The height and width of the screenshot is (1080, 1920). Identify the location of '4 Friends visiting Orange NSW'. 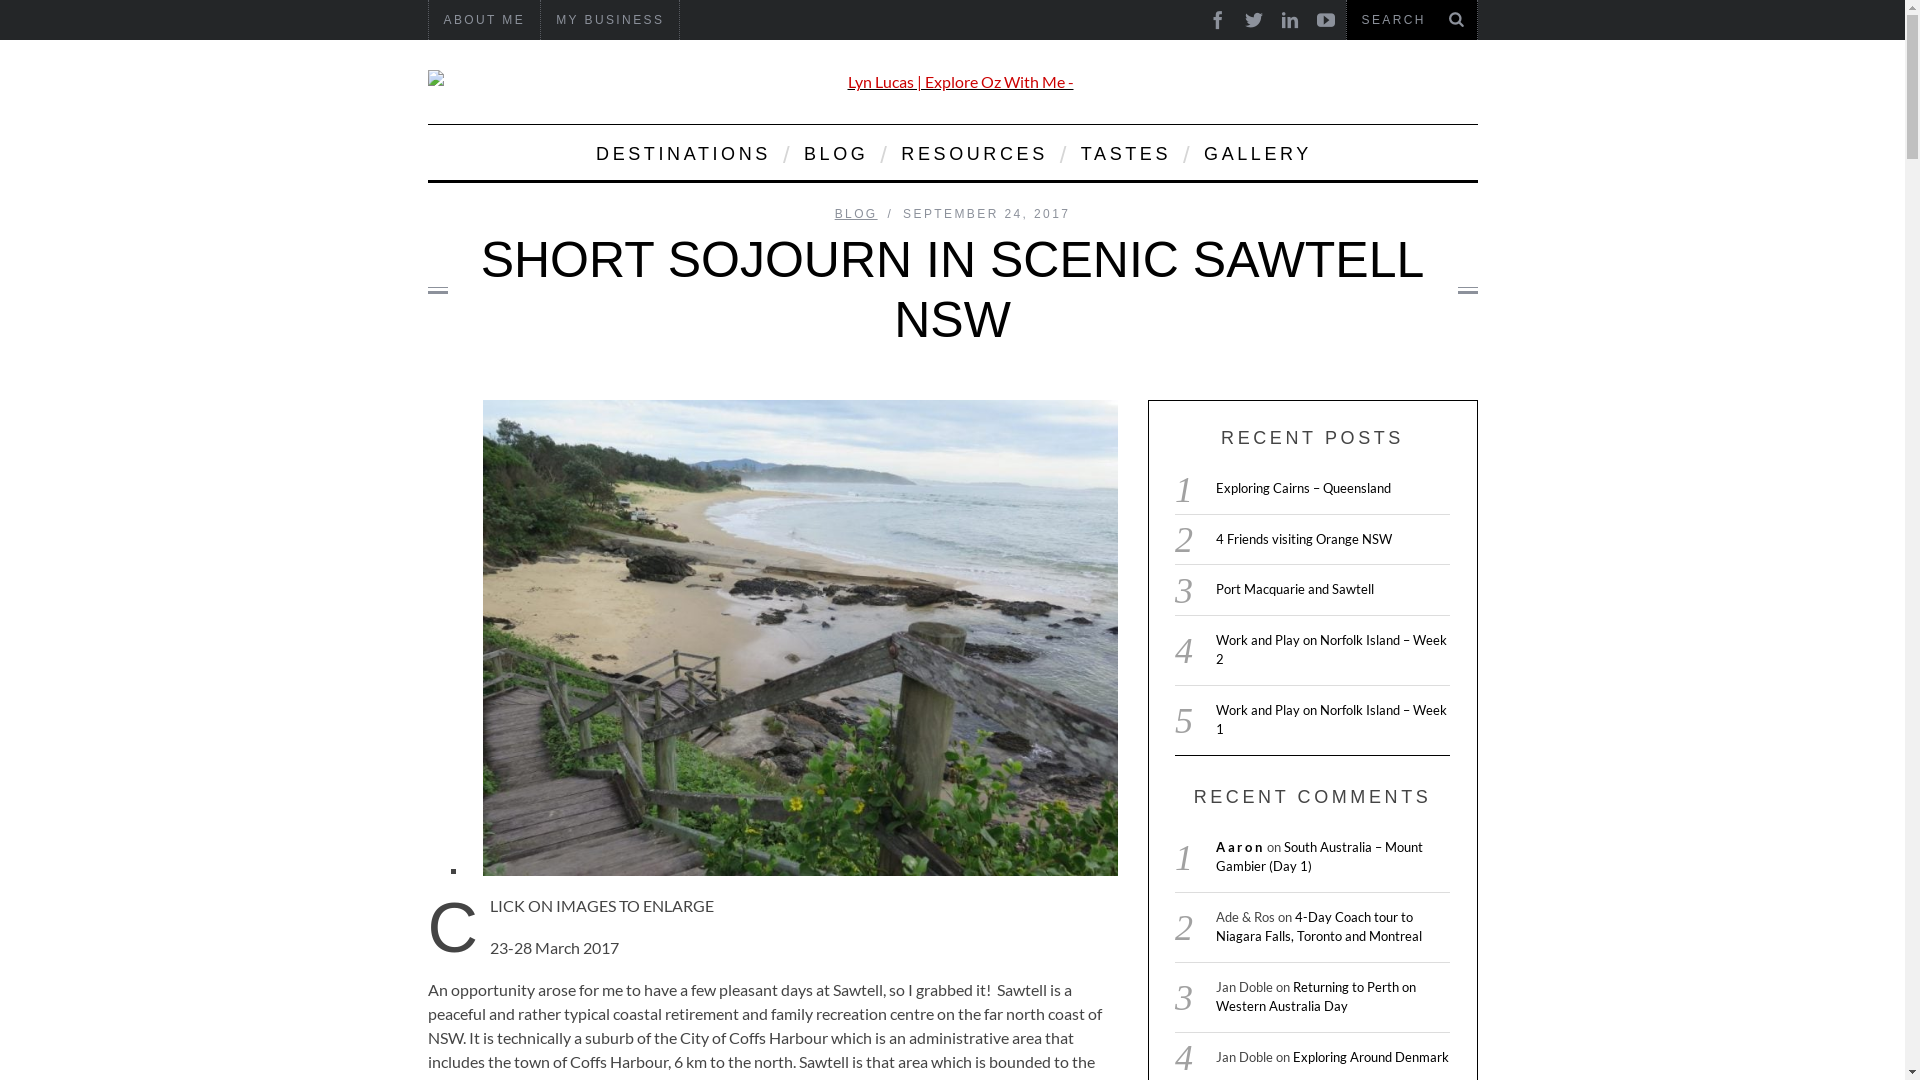
(1304, 538).